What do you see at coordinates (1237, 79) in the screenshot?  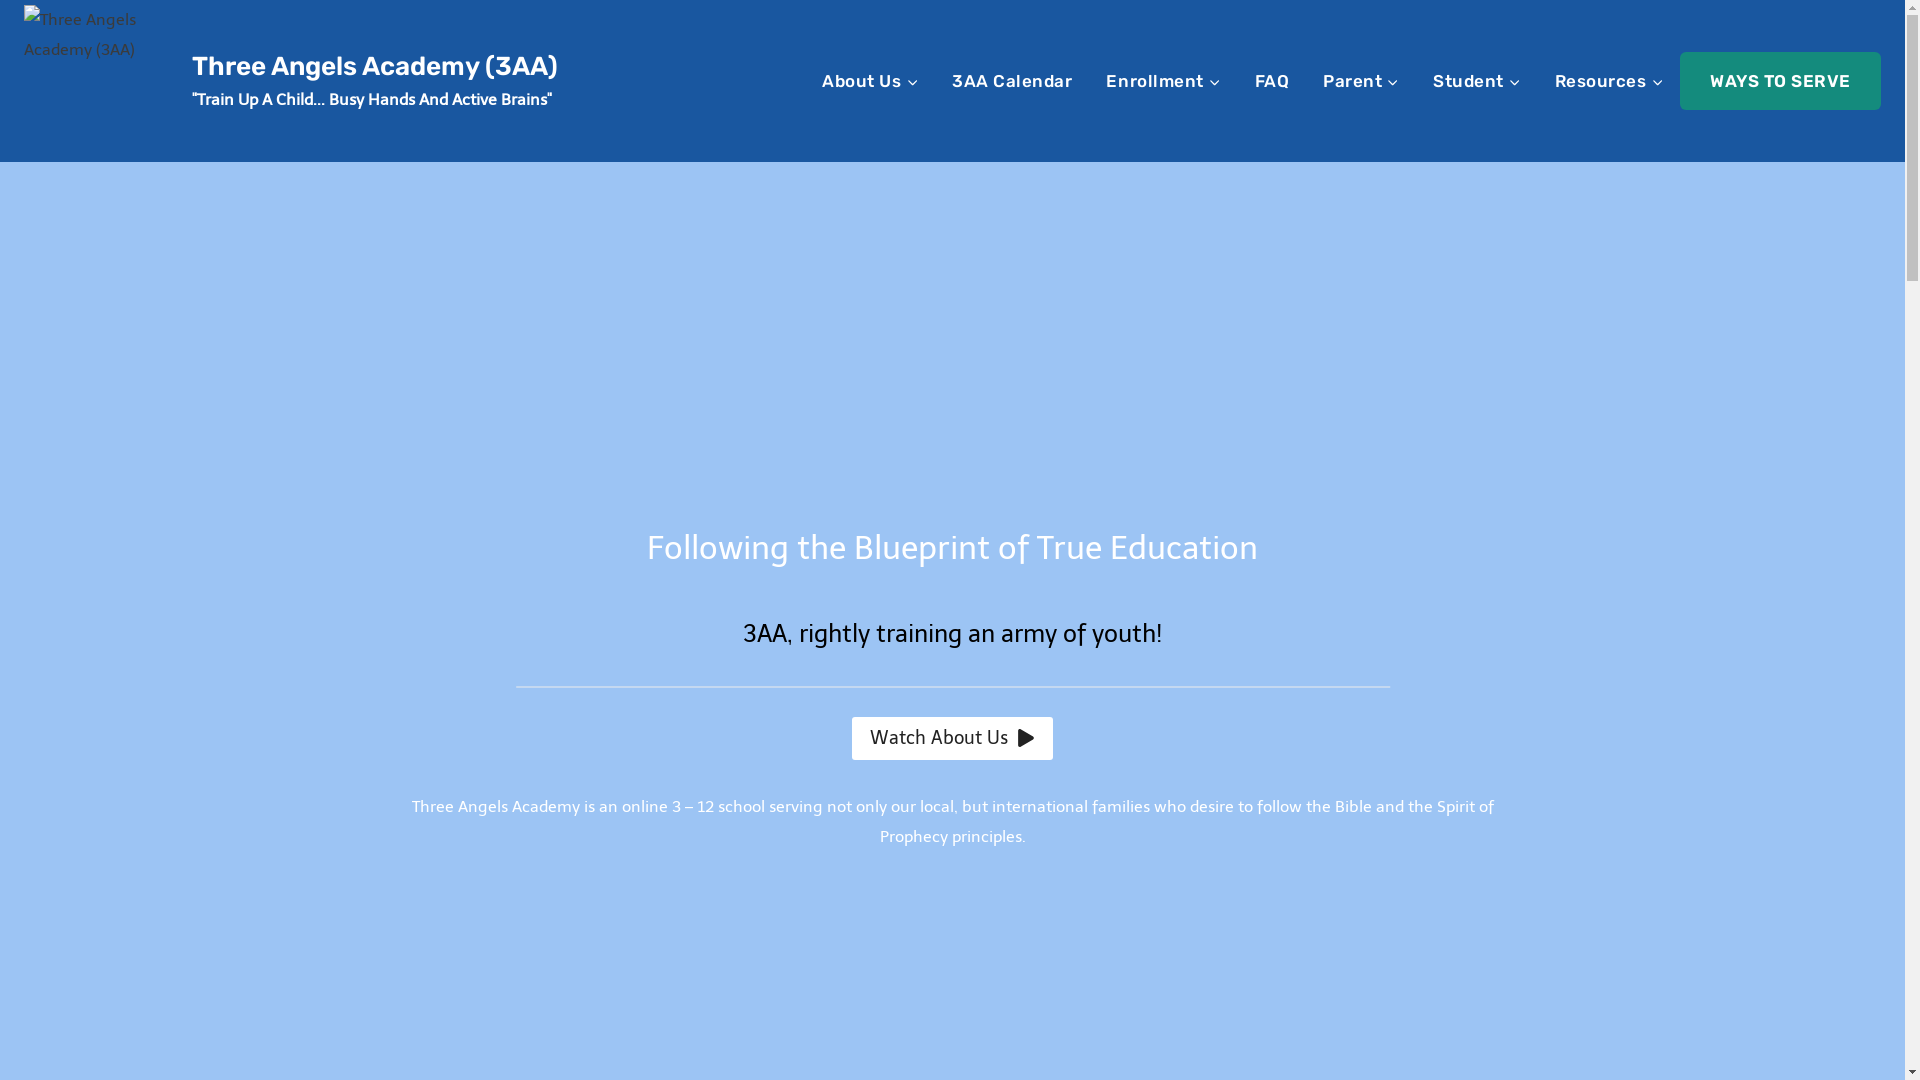 I see `'FAQ'` at bounding box center [1237, 79].